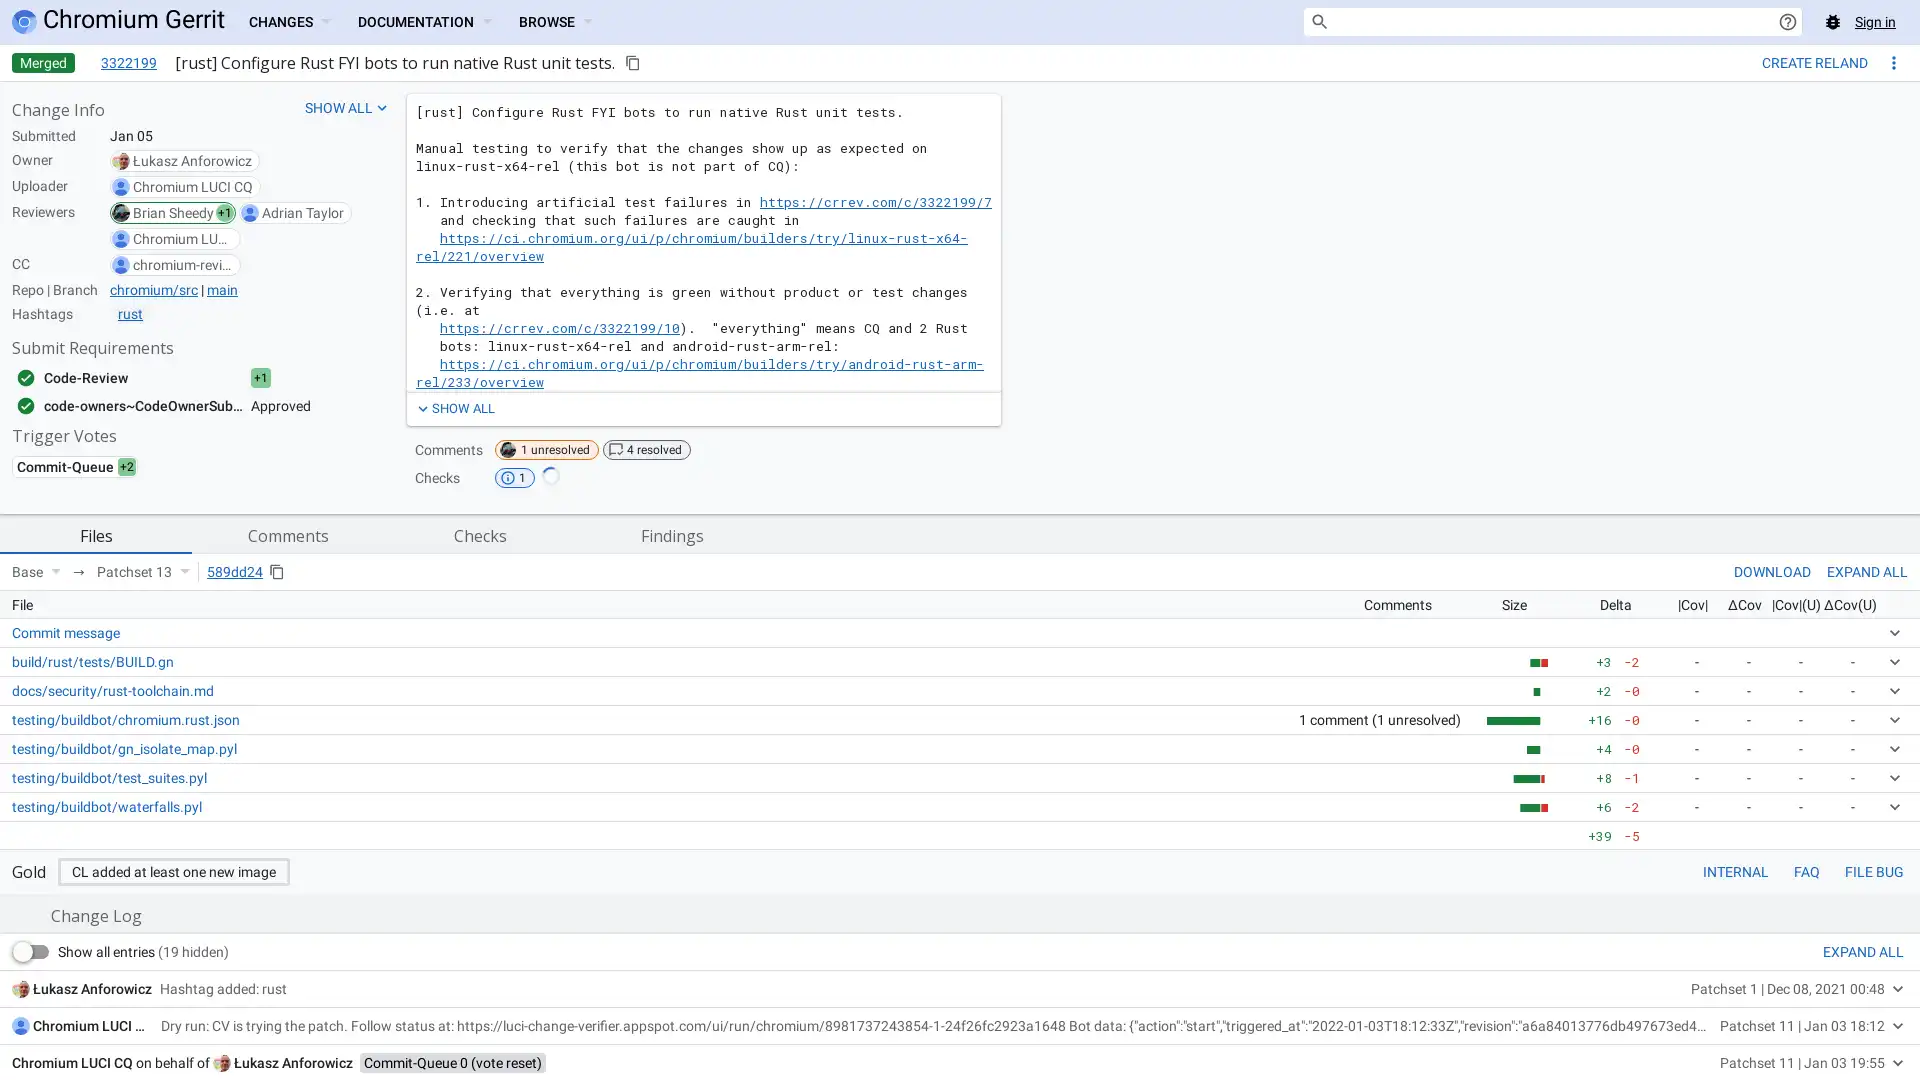 The image size is (1920, 1080). What do you see at coordinates (1893, 61) in the screenshot?
I see `More` at bounding box center [1893, 61].